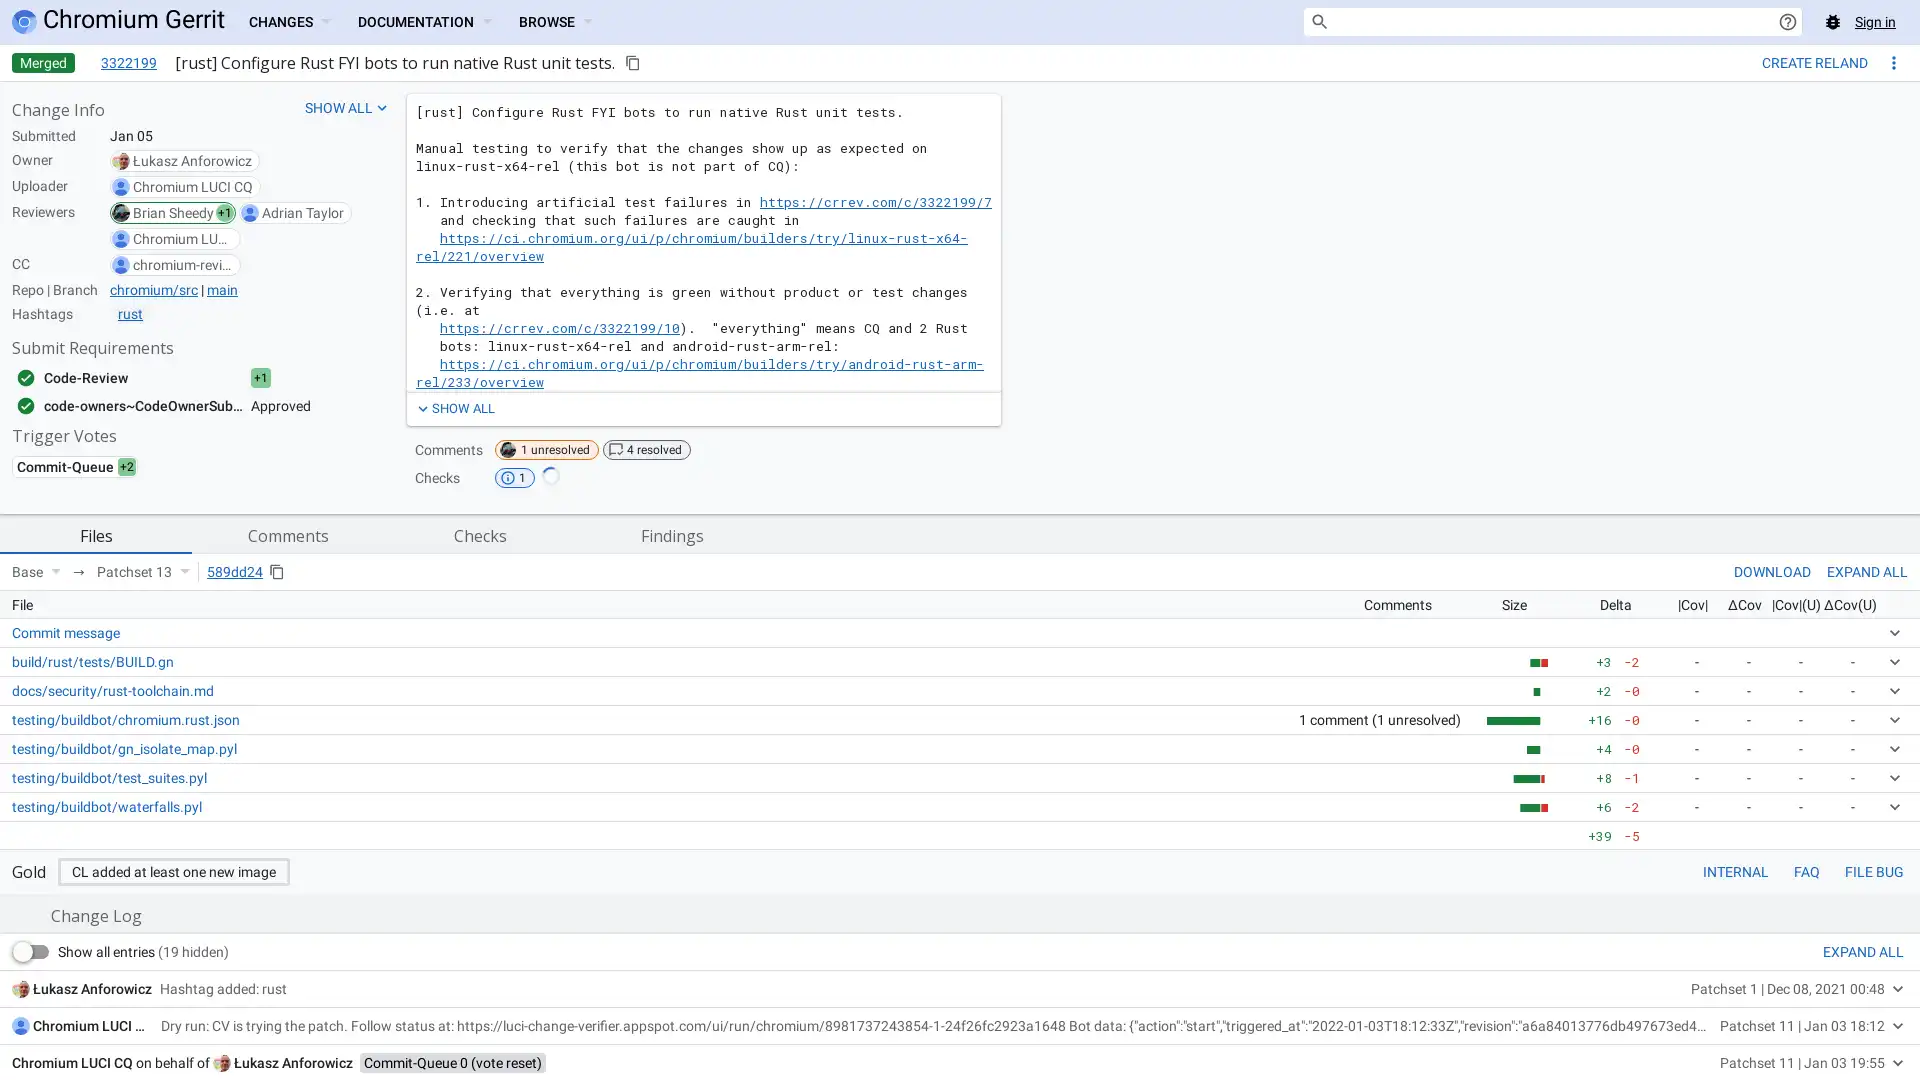 The image size is (1920, 1080). What do you see at coordinates (1893, 61) in the screenshot?
I see `More` at bounding box center [1893, 61].